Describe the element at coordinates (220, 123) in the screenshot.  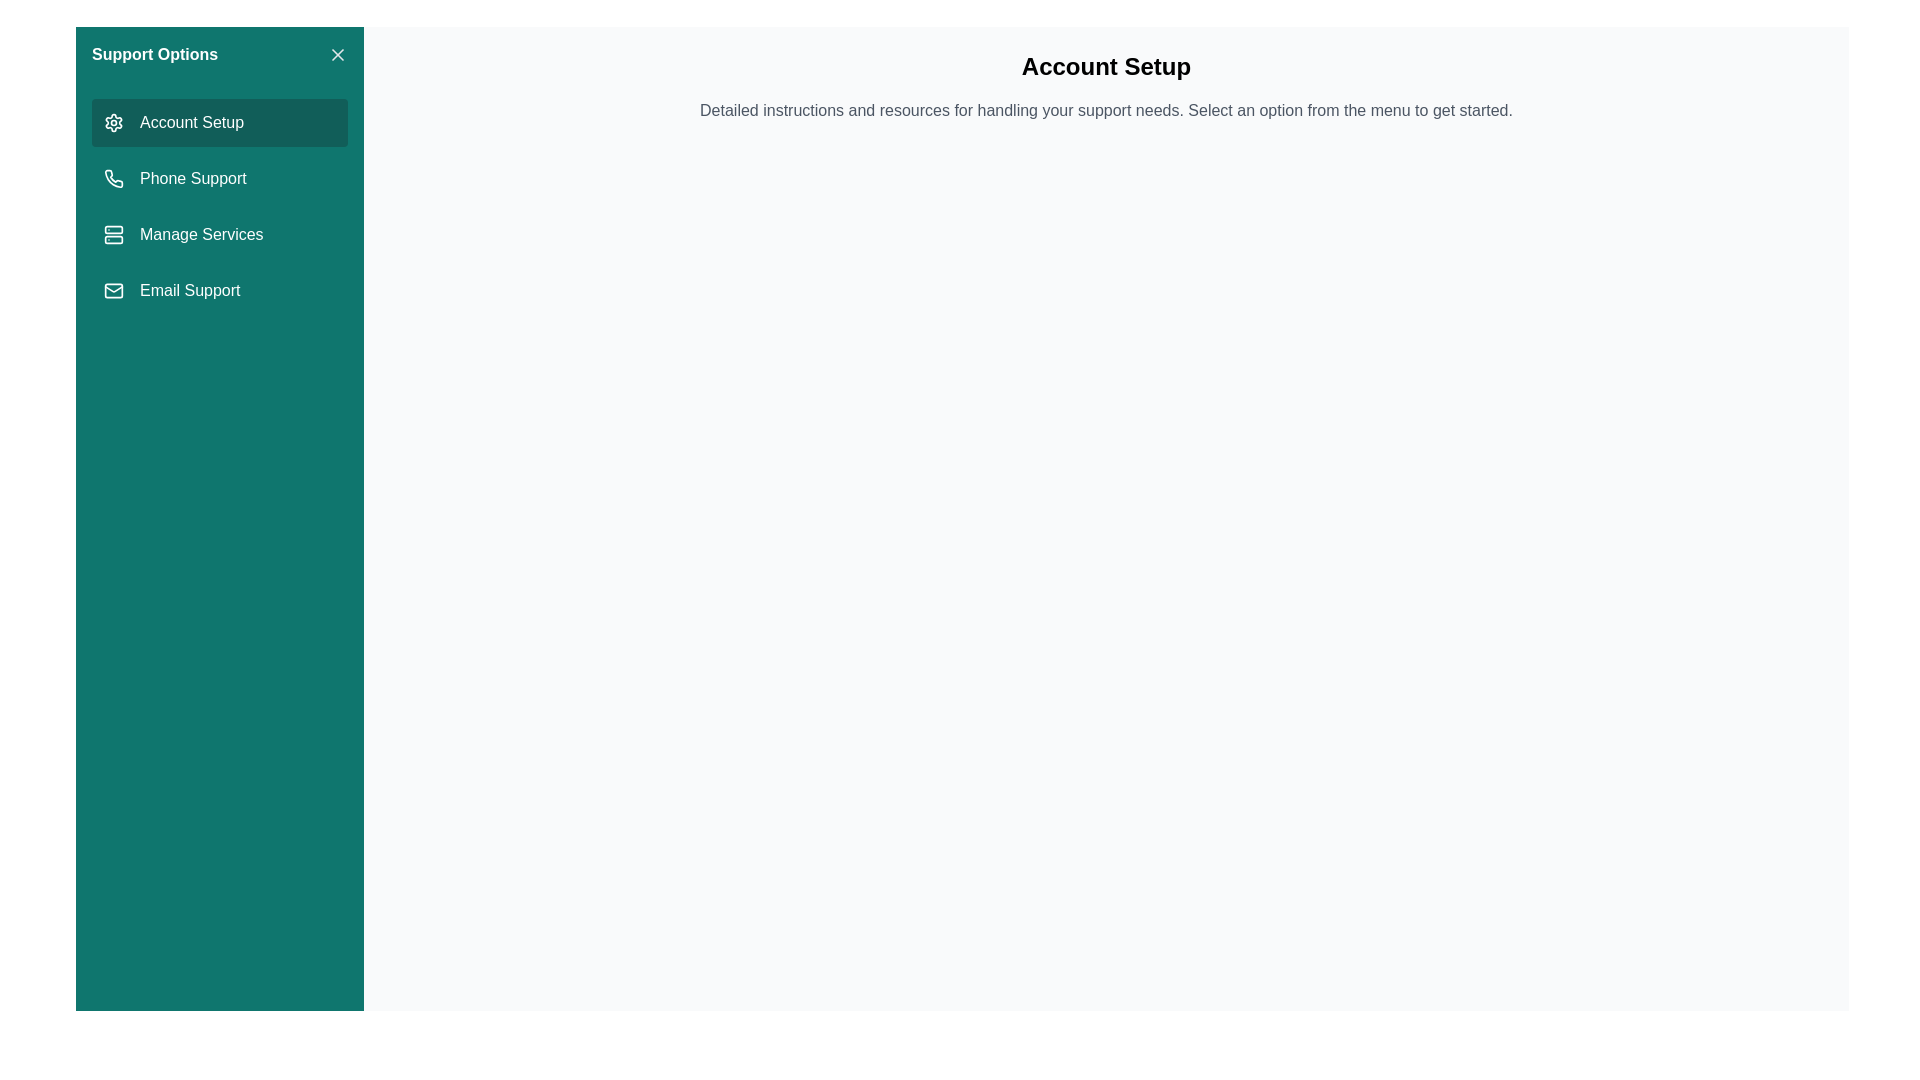
I see `the 'Account Setup' button located in the left sidebar under 'Support Options'` at that location.